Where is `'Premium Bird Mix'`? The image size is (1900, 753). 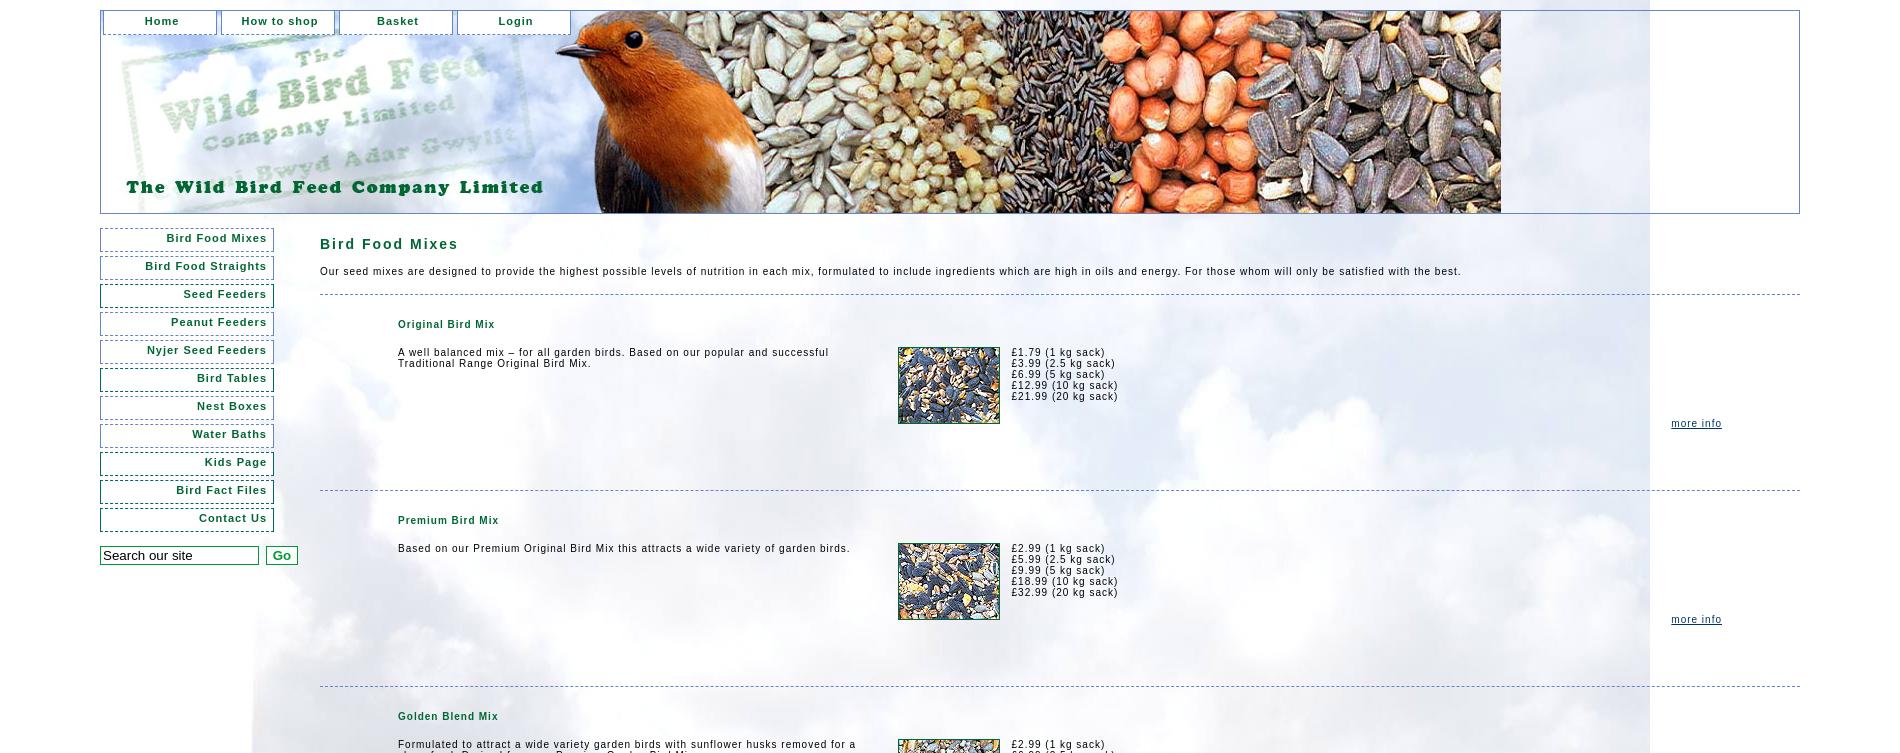
'Premium Bird Mix' is located at coordinates (397, 520).